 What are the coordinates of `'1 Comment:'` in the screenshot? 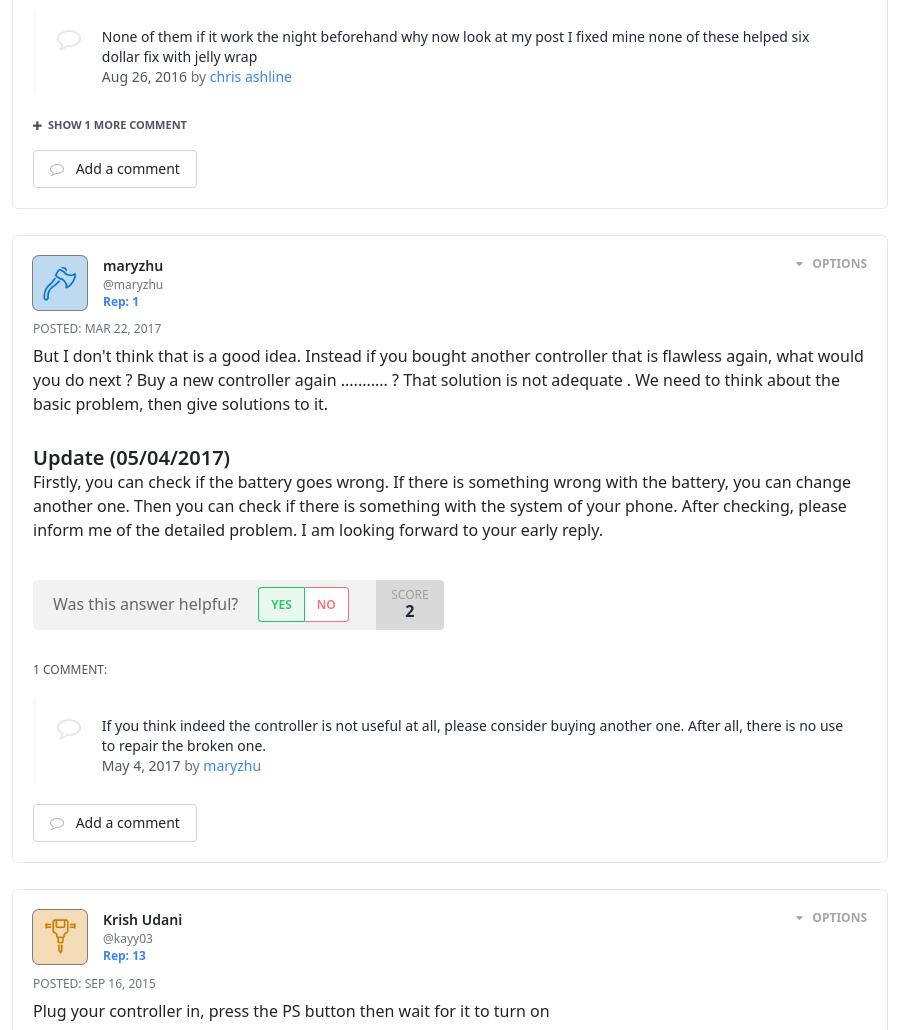 It's located at (32, 668).